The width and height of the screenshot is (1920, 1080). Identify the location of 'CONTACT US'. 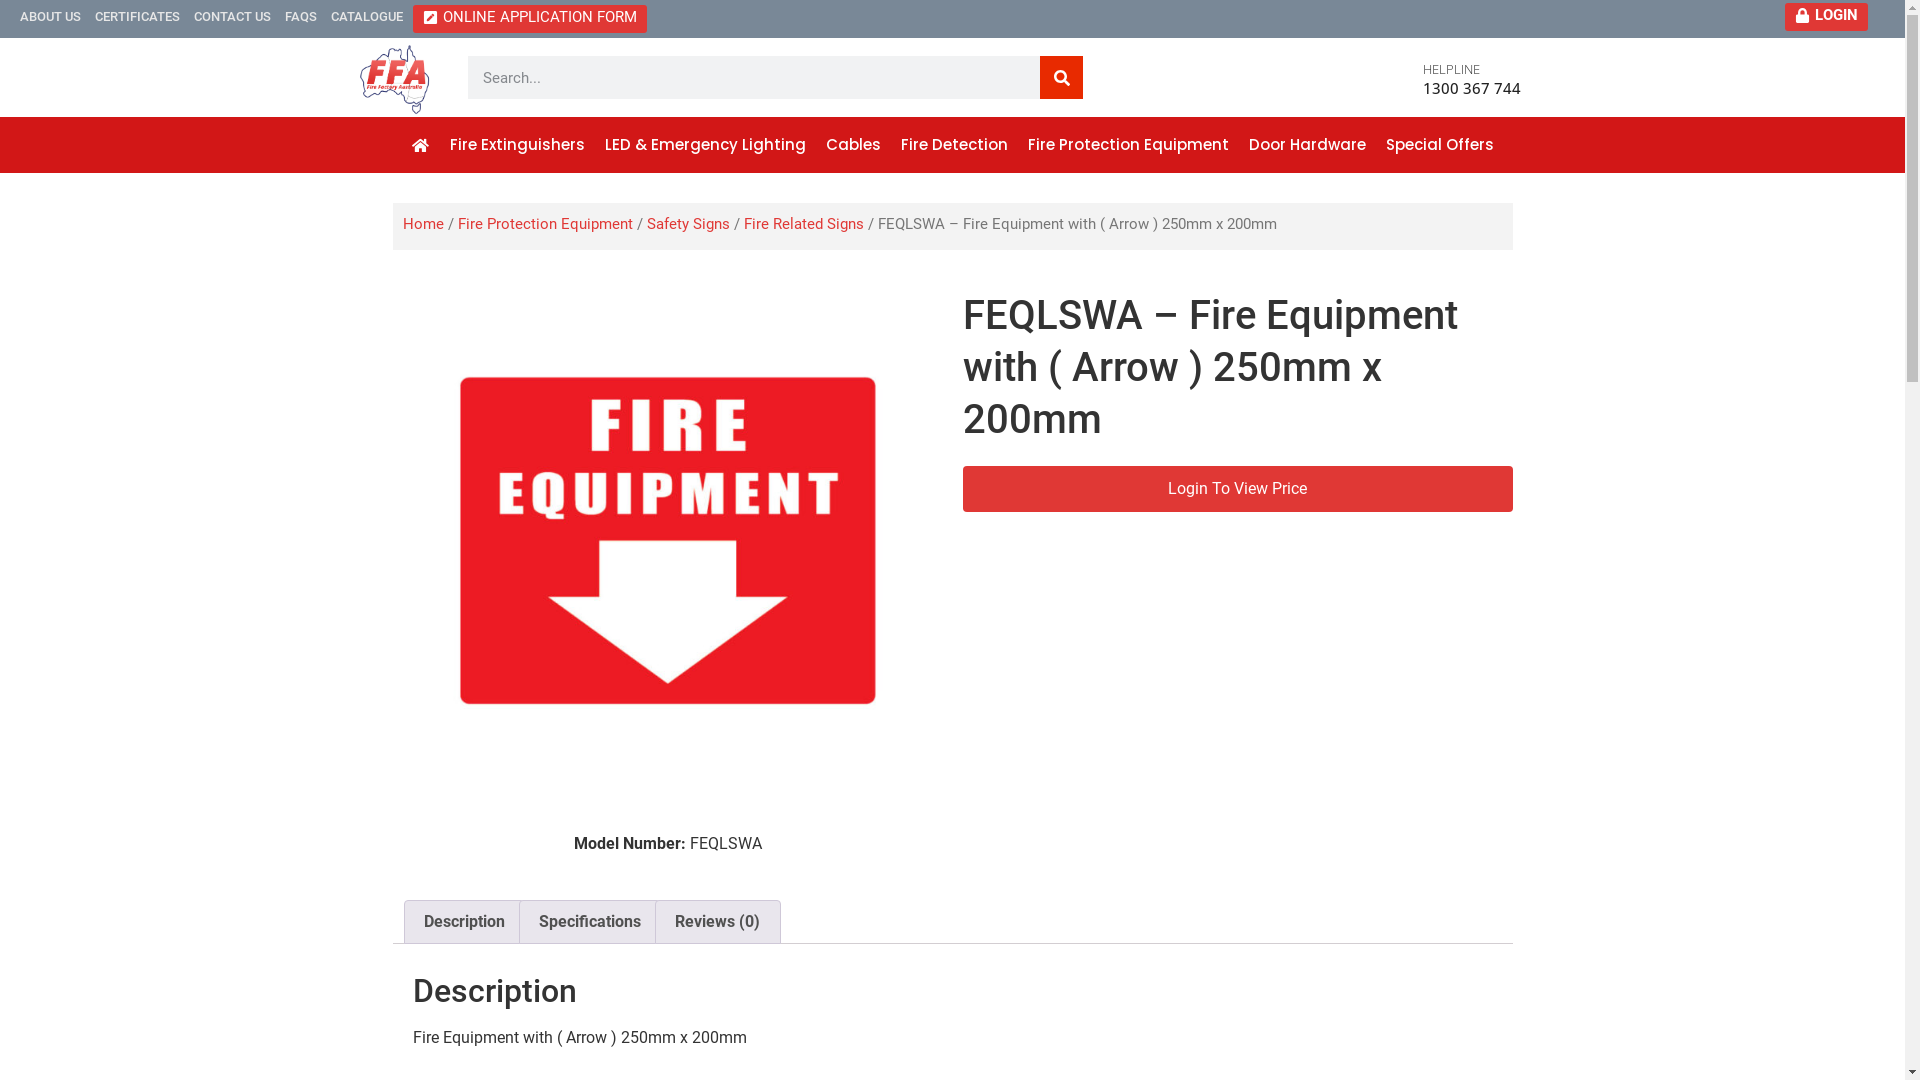
(232, 15).